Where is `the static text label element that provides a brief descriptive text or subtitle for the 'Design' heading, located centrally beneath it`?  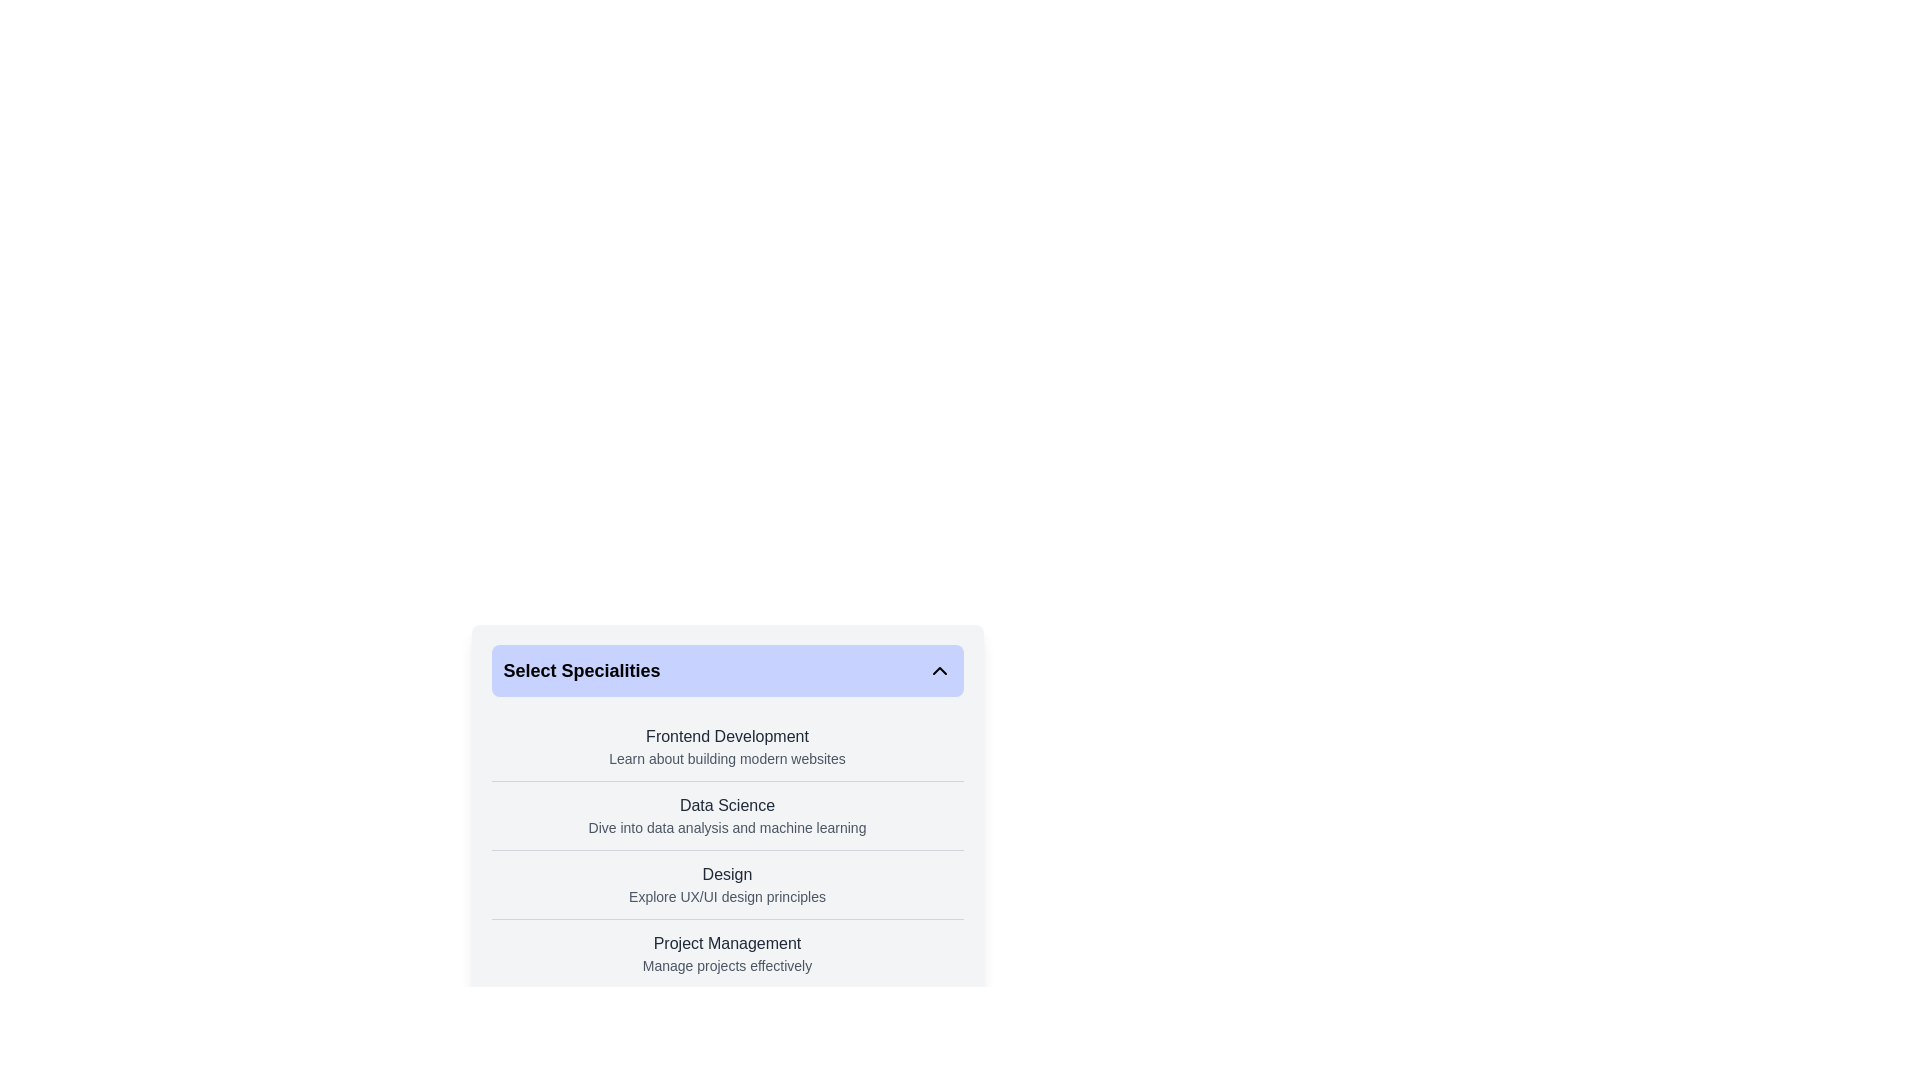
the static text label element that provides a brief descriptive text or subtitle for the 'Design' heading, located centrally beneath it is located at coordinates (726, 896).